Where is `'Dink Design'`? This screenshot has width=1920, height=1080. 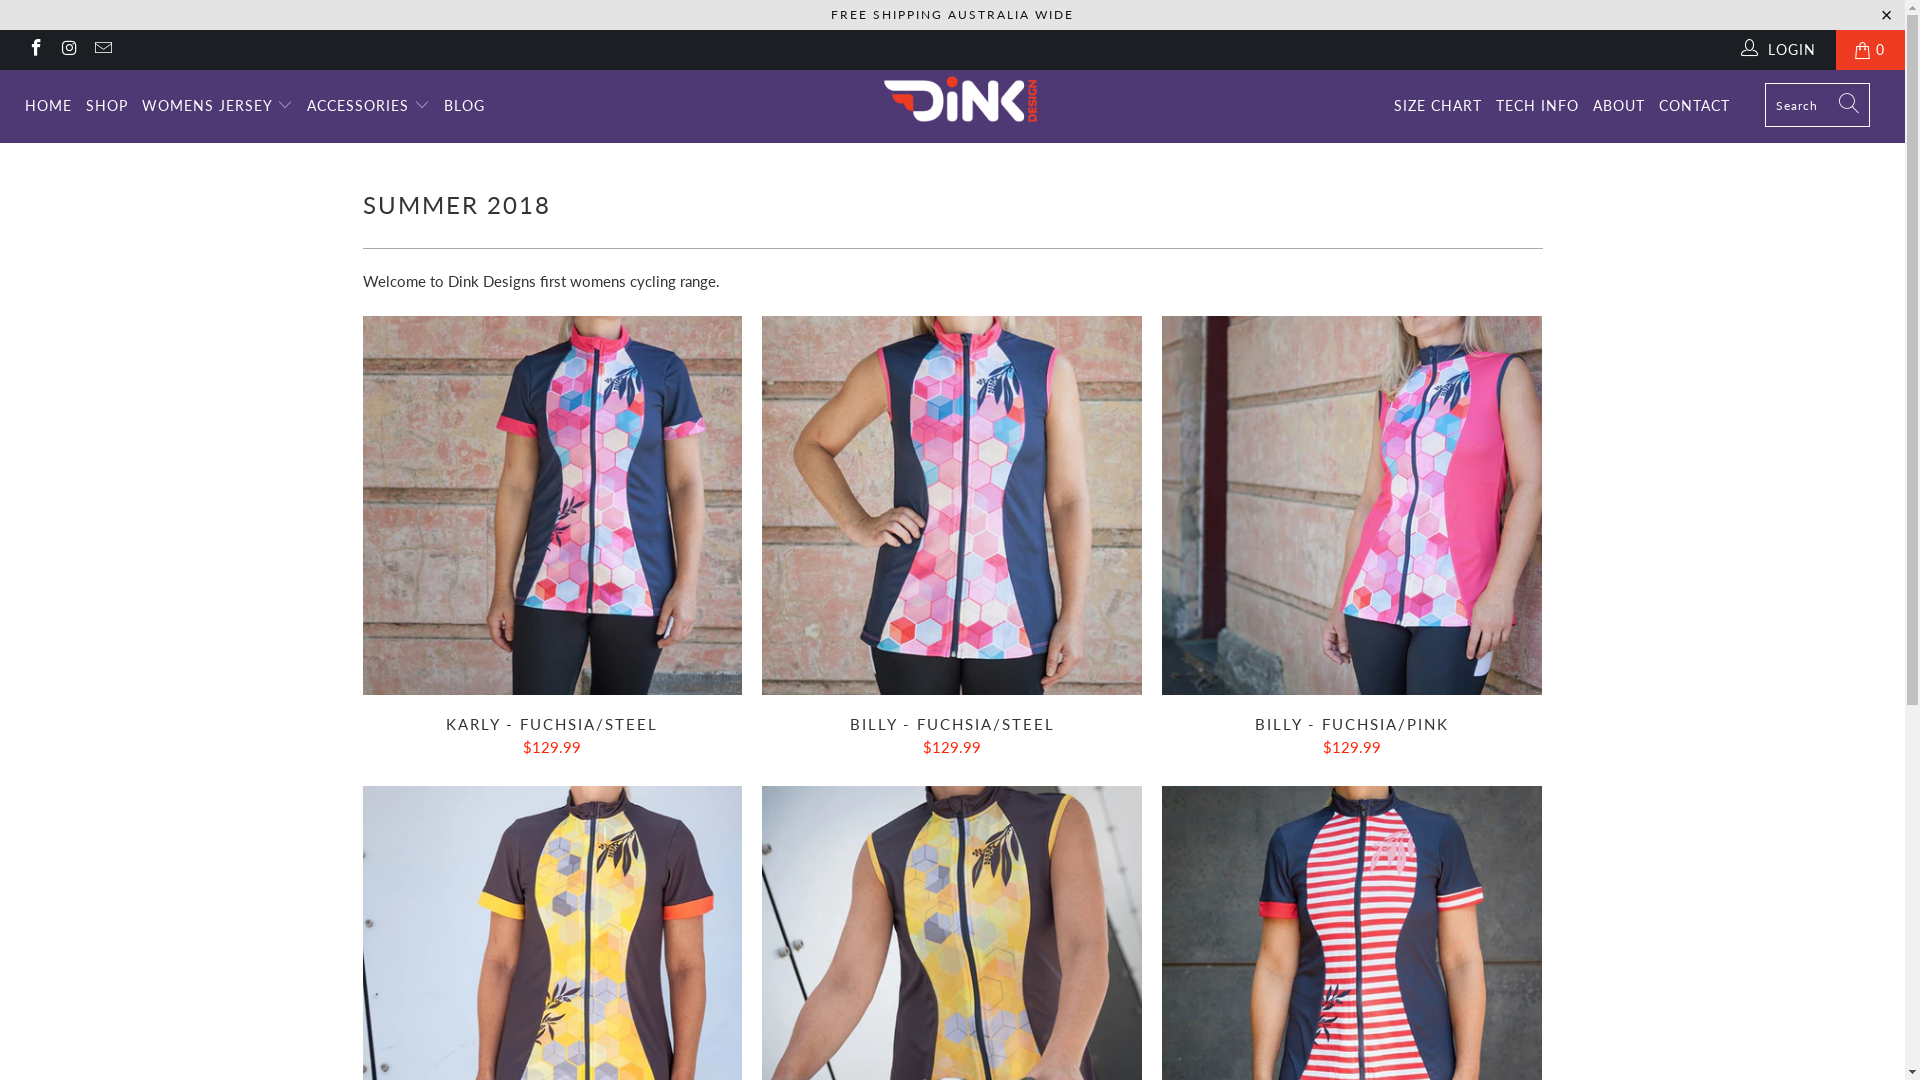 'Dink Design' is located at coordinates (962, 99).